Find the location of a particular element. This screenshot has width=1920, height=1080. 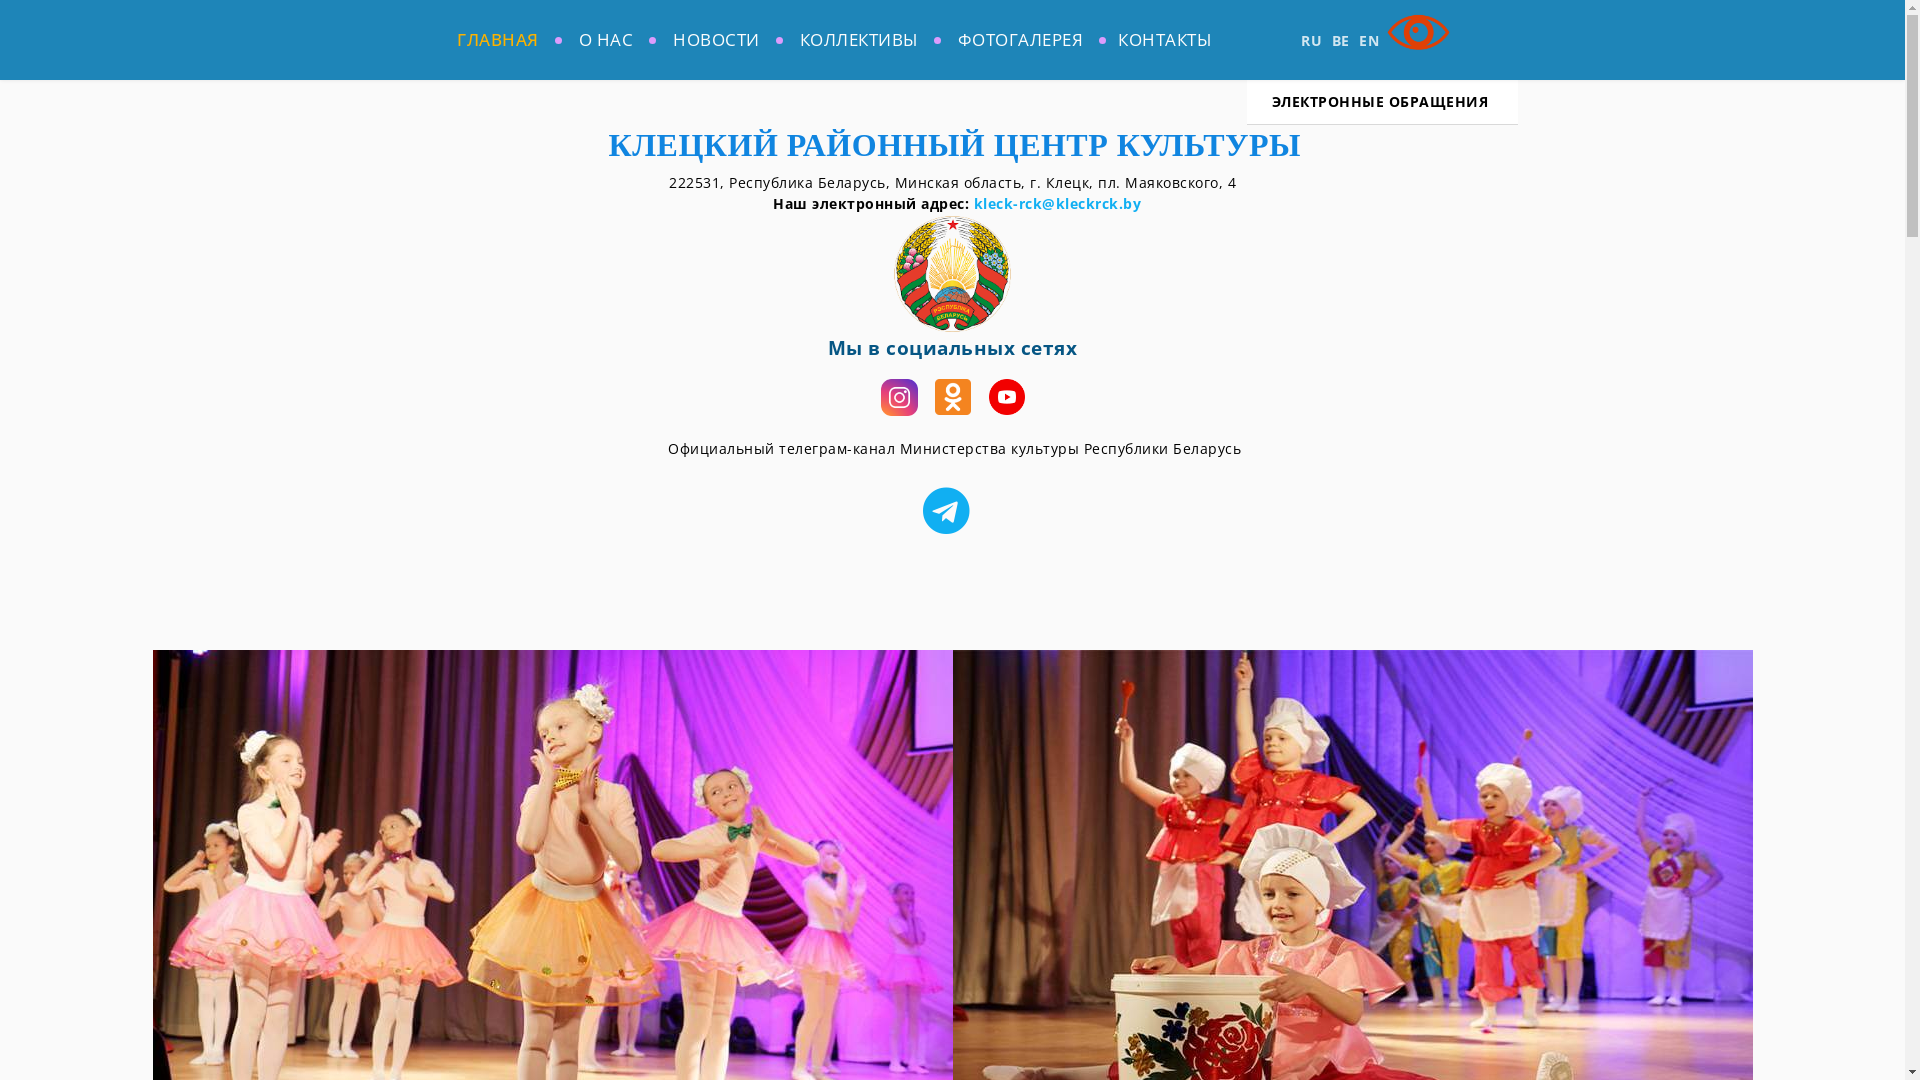

'RU' is located at coordinates (1311, 39).